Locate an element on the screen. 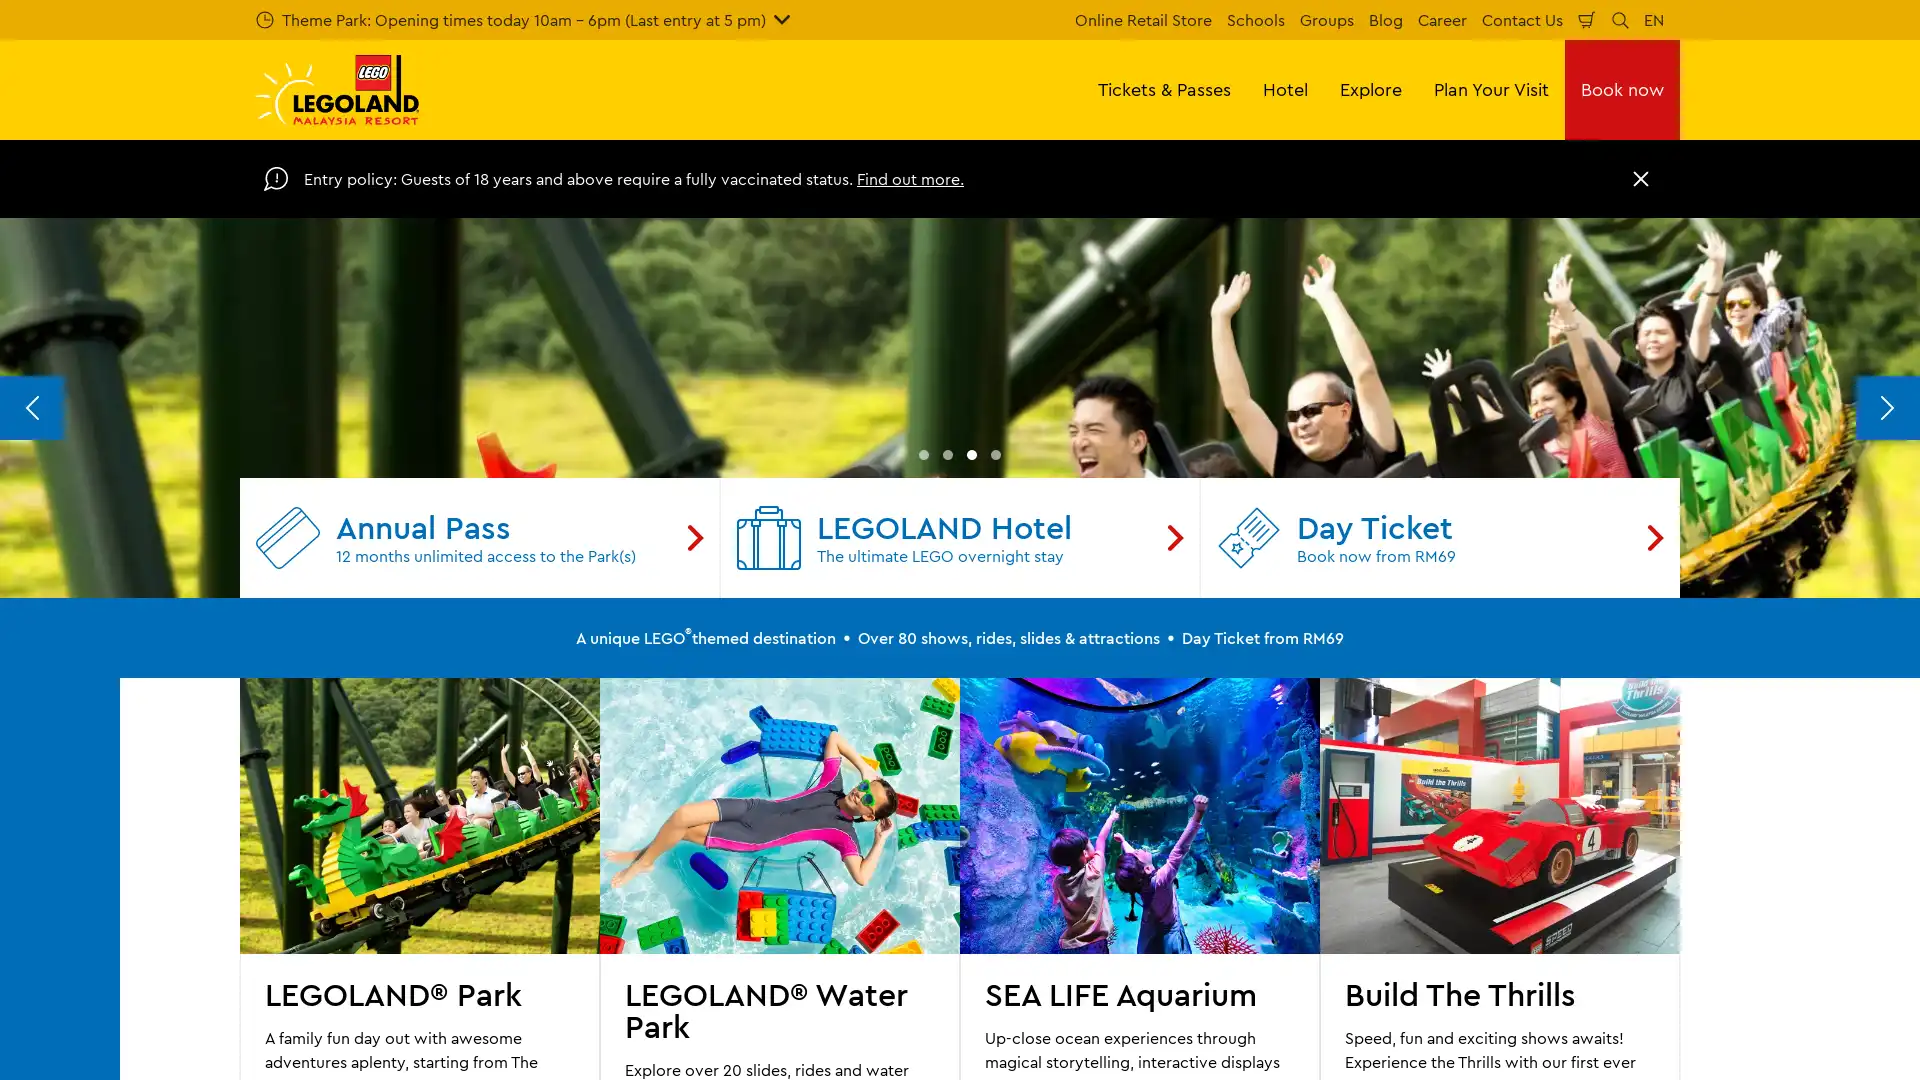 This screenshot has width=1920, height=1080. Tickets & Passes is located at coordinates (1164, 88).